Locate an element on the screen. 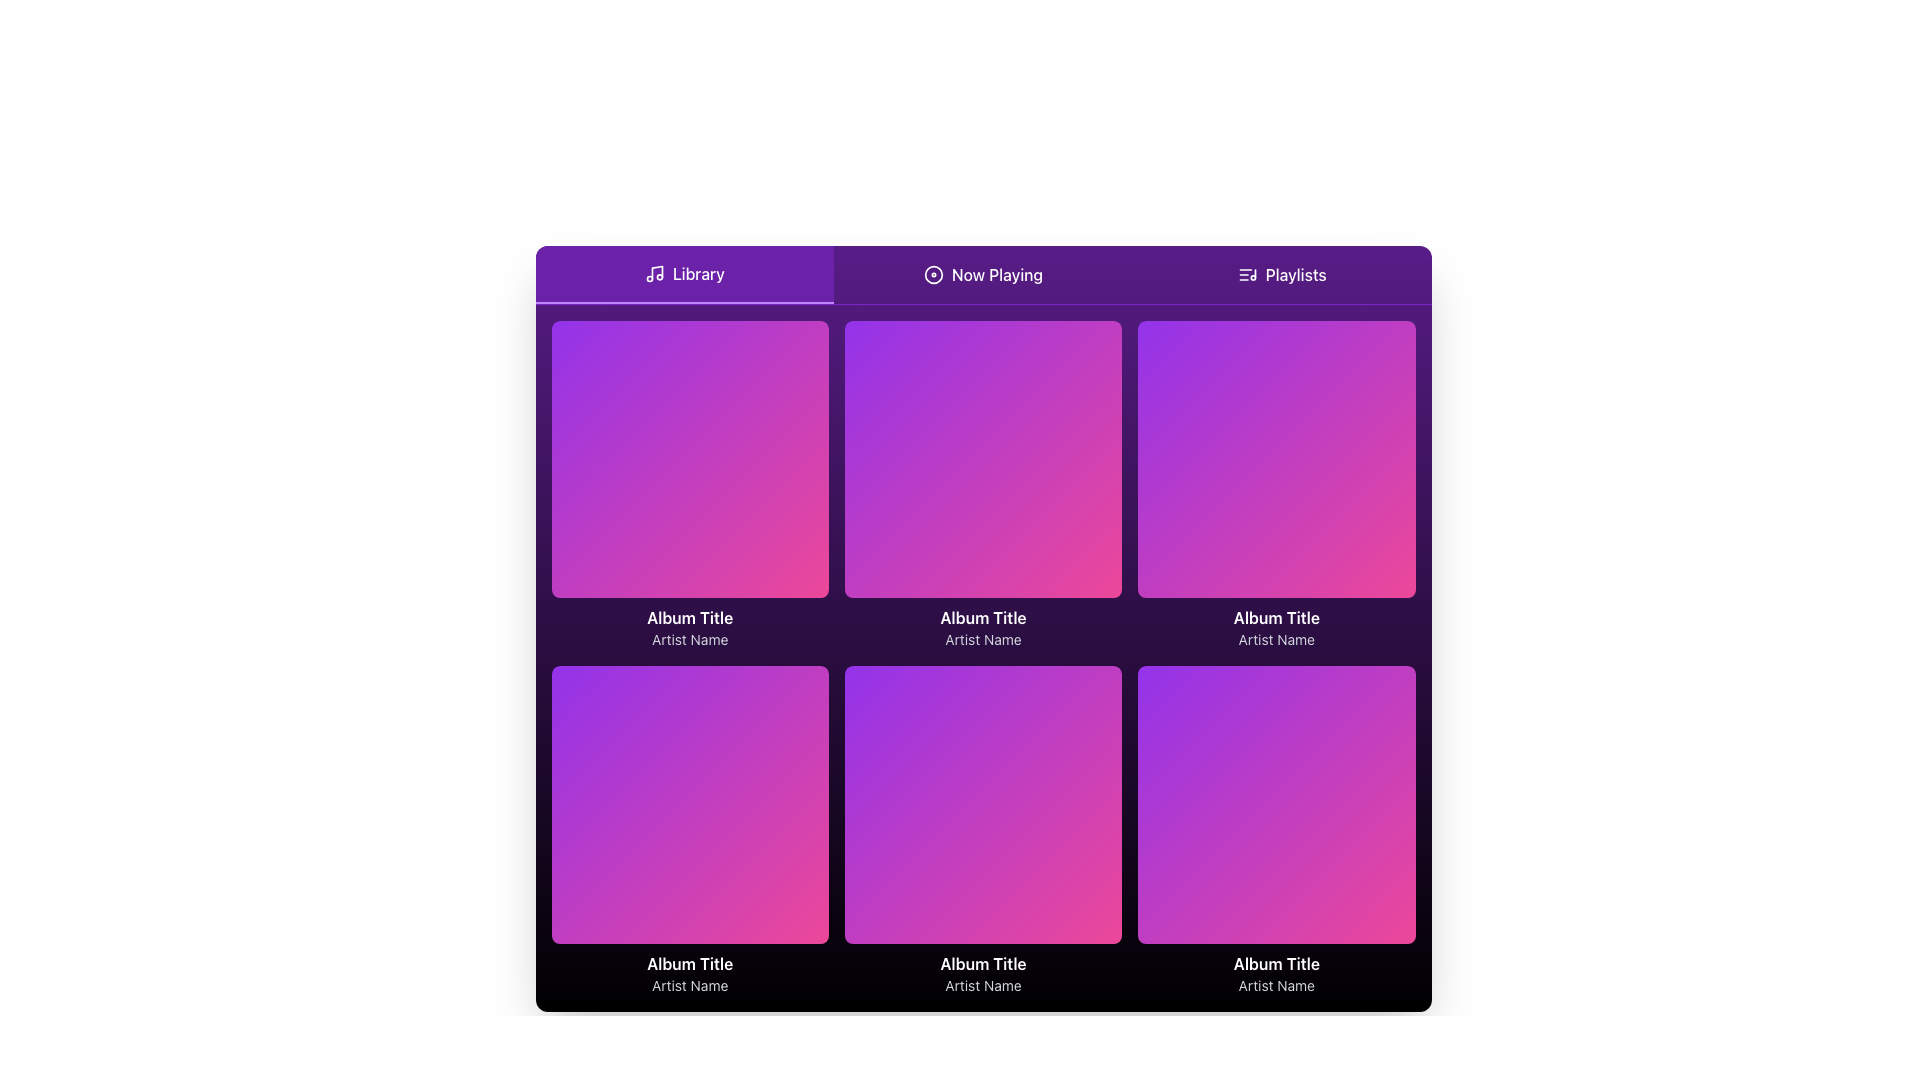 This screenshot has height=1080, width=1920. the Static Text displaying 'Album Title', which is located in the bottom right cell of a 3x2 grid layout and is the first line of a two-line structure is located at coordinates (1275, 962).